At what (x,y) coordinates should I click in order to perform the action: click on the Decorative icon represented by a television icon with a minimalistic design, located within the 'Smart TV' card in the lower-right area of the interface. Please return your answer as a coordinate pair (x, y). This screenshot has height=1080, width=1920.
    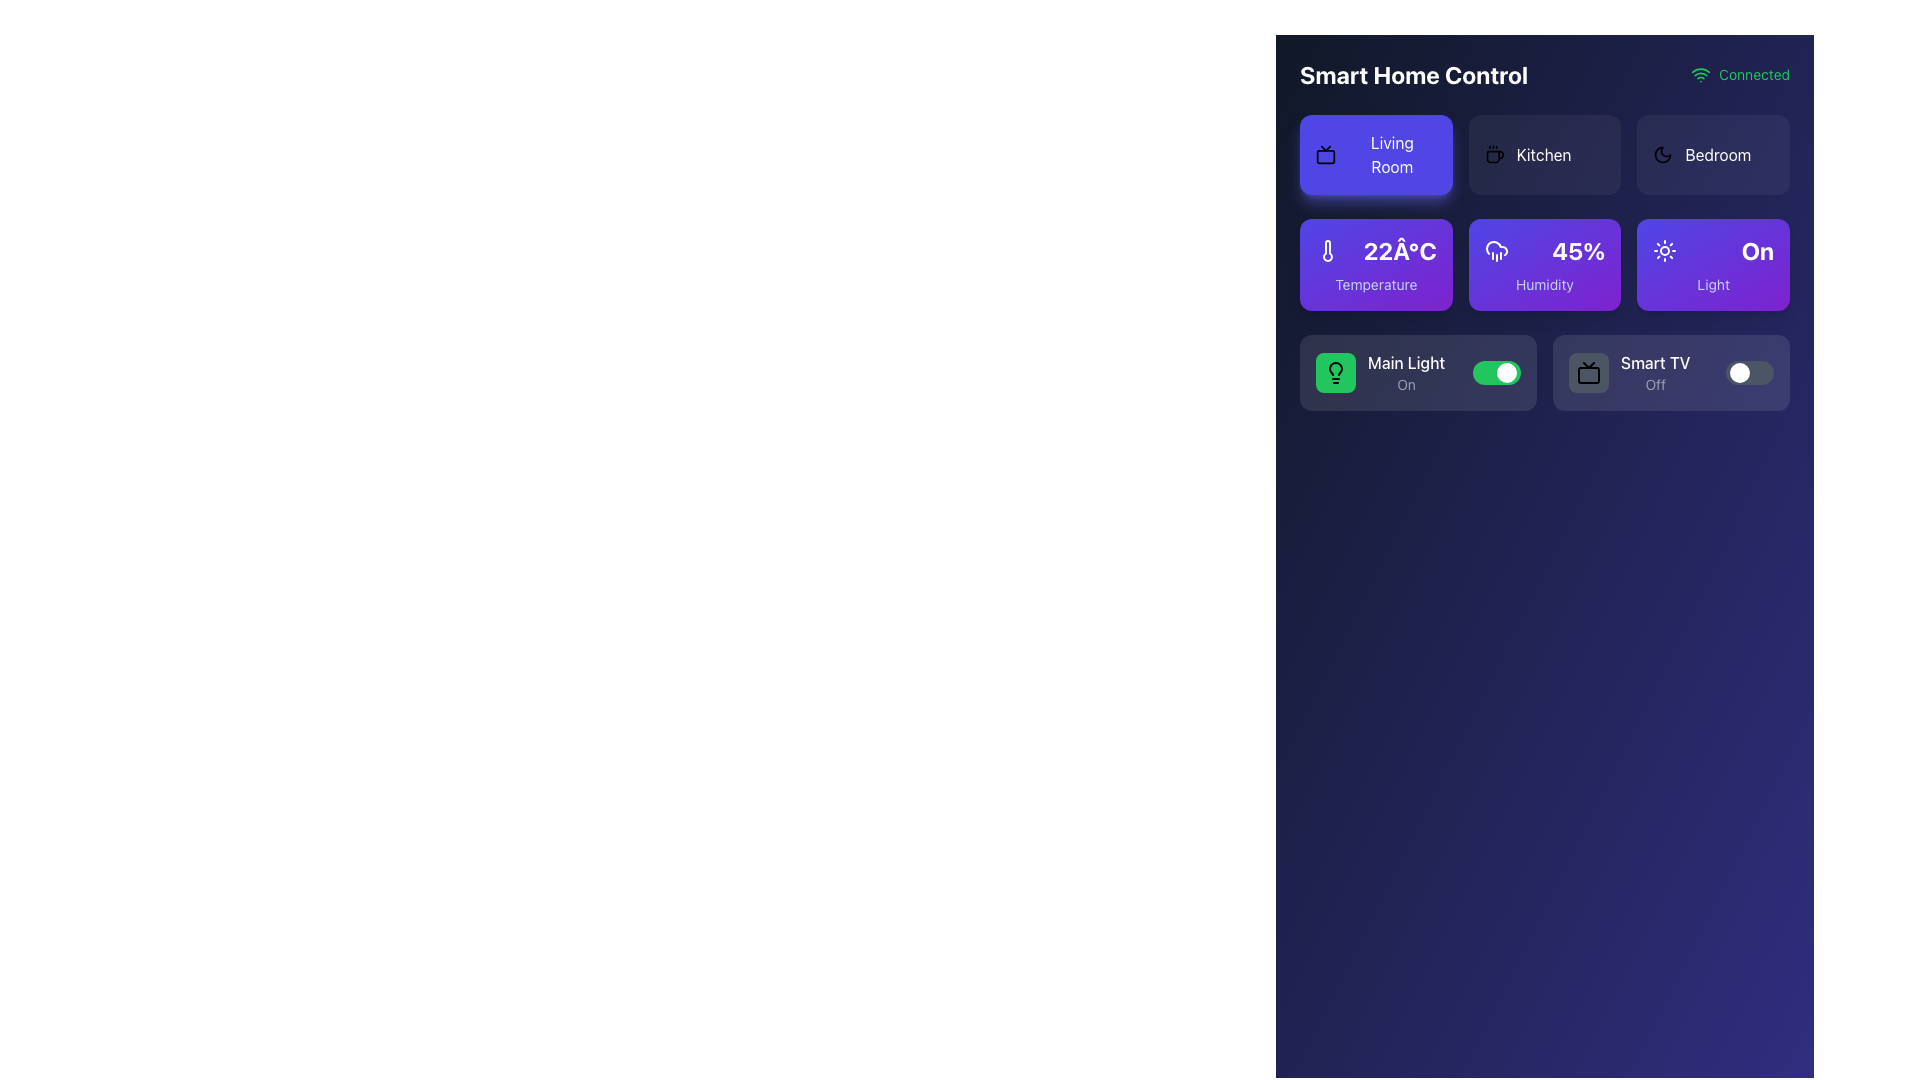
    Looking at the image, I should click on (1587, 373).